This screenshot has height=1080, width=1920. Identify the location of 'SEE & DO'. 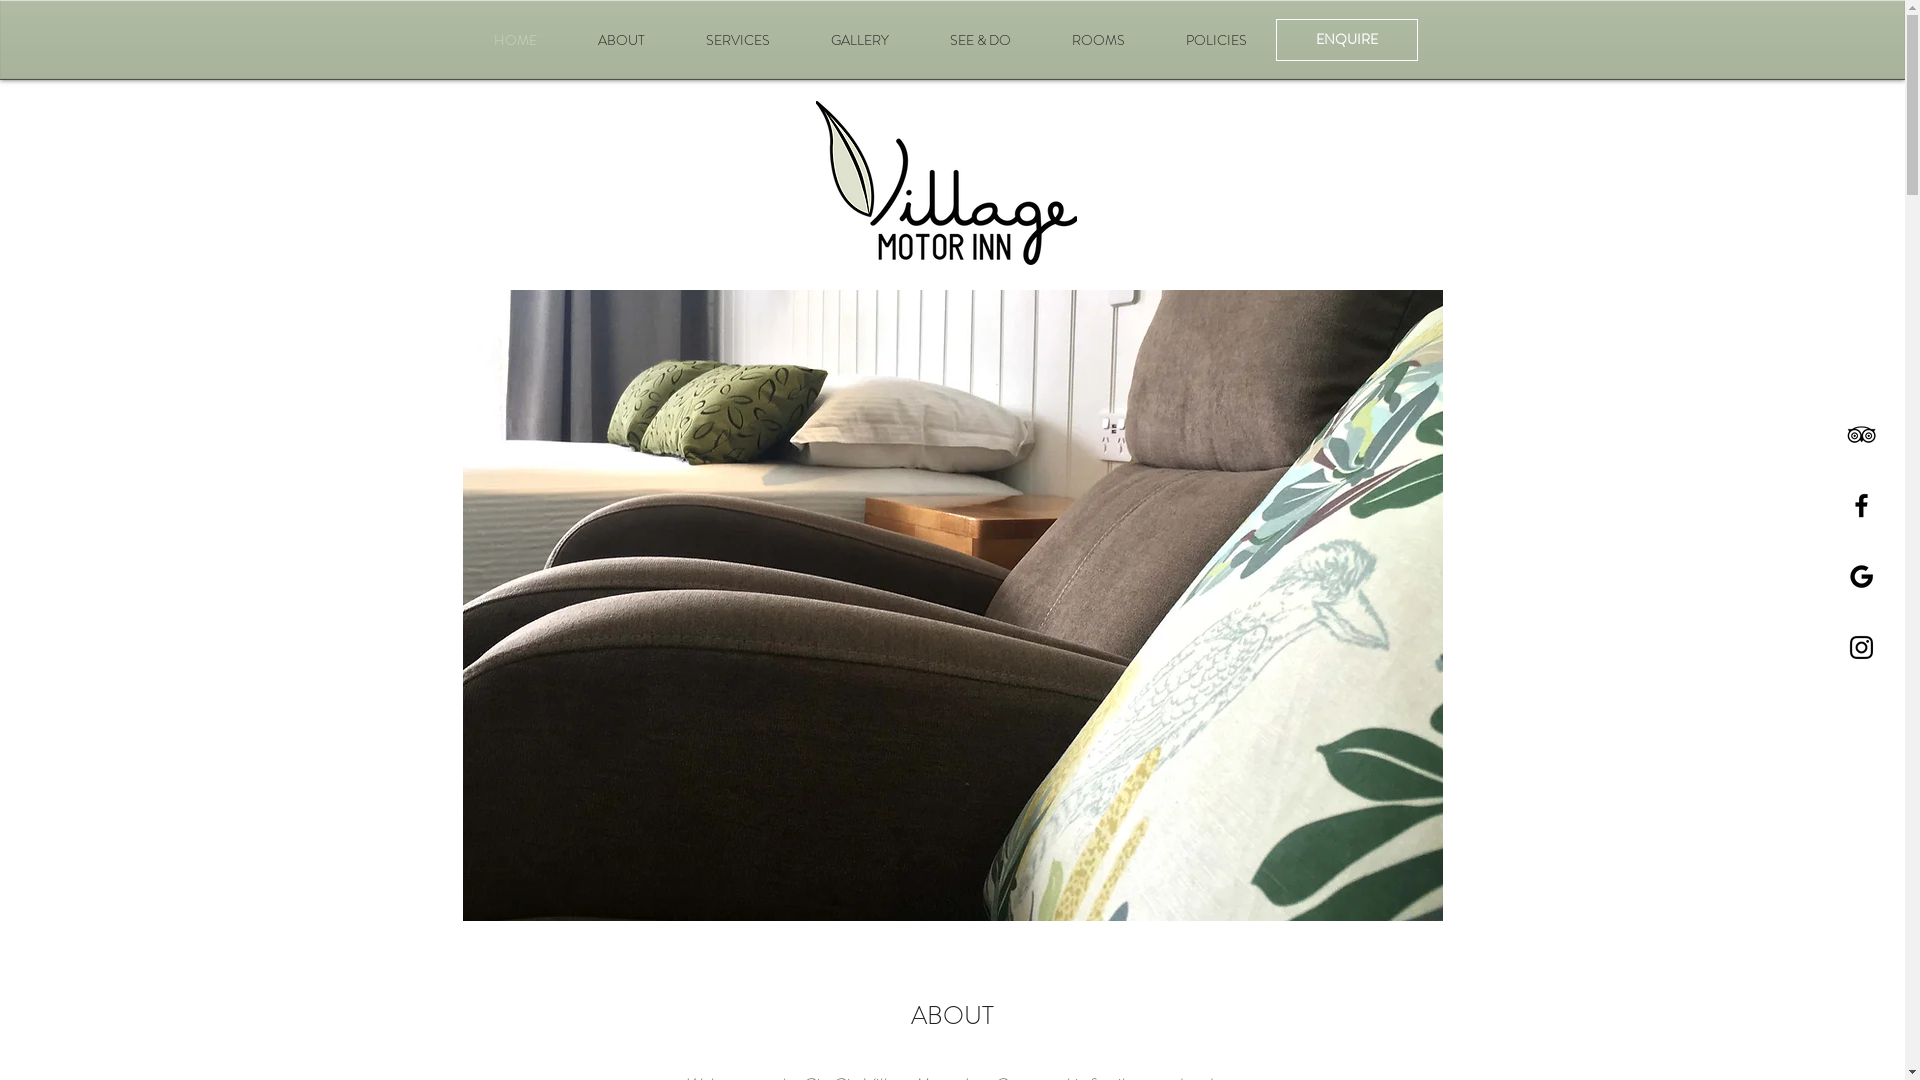
(980, 39).